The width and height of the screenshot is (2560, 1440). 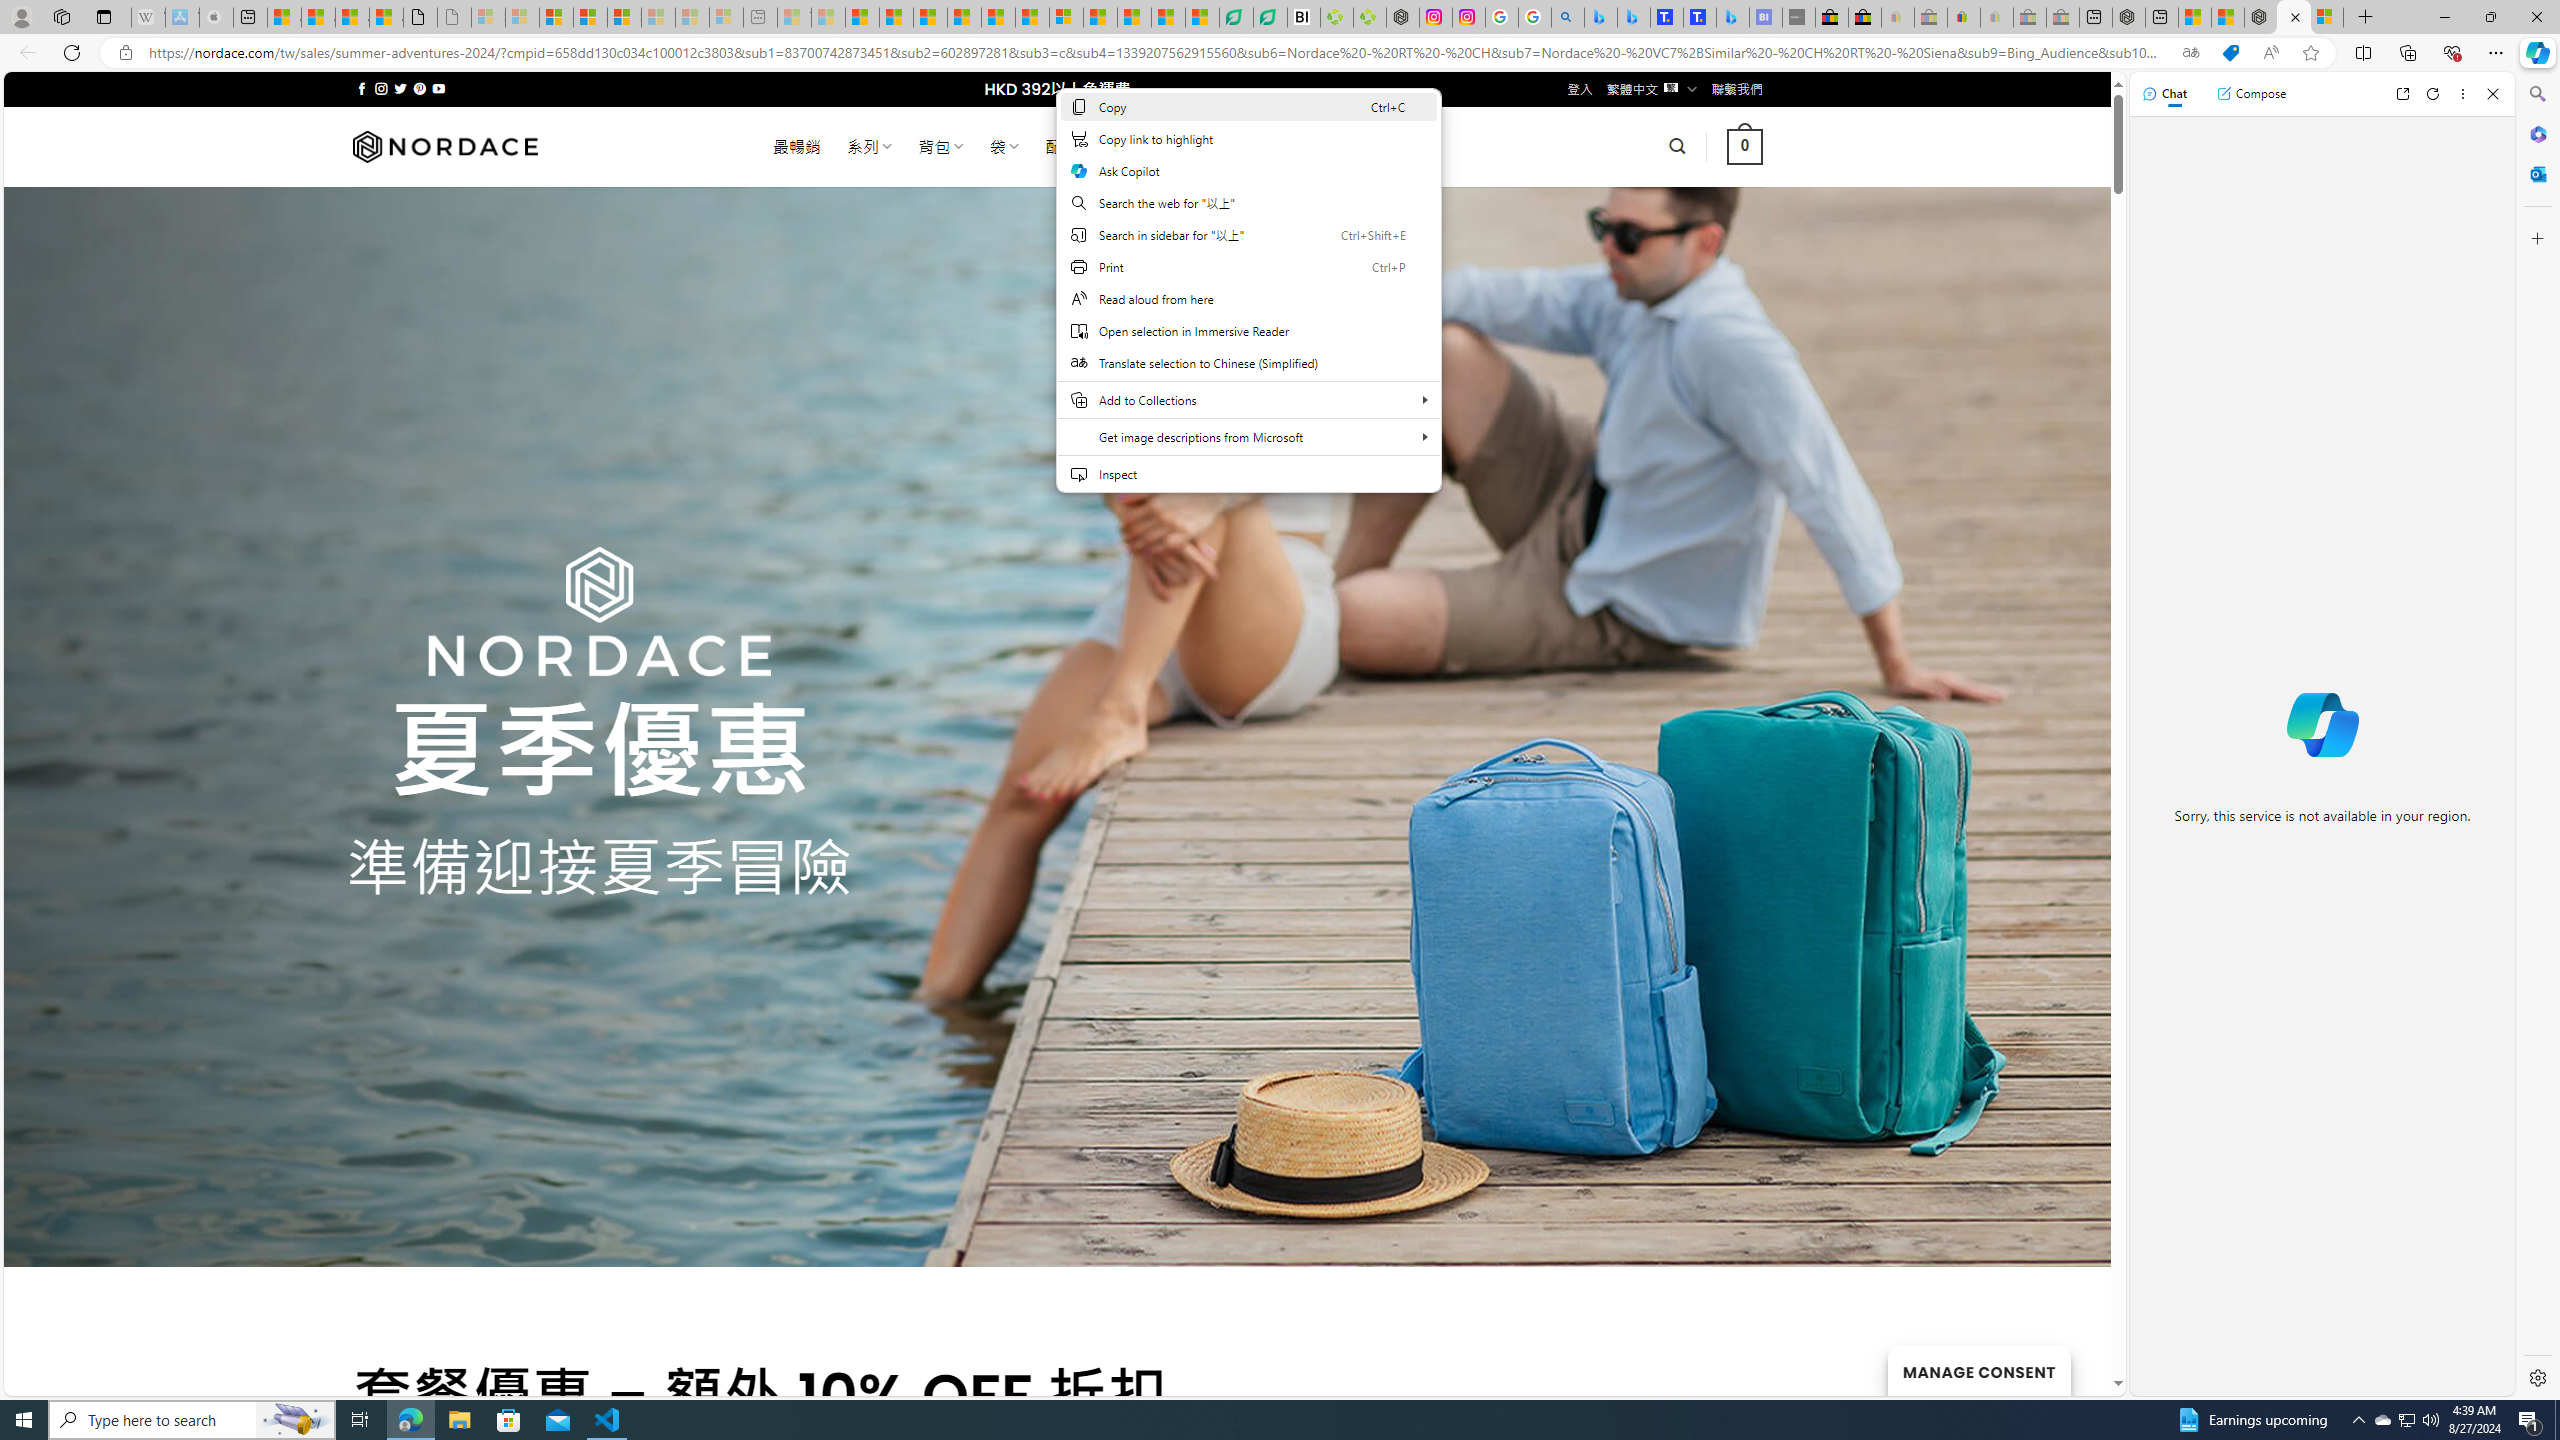 I want to click on 'Food and Drink - MSN', so click(x=896, y=16).